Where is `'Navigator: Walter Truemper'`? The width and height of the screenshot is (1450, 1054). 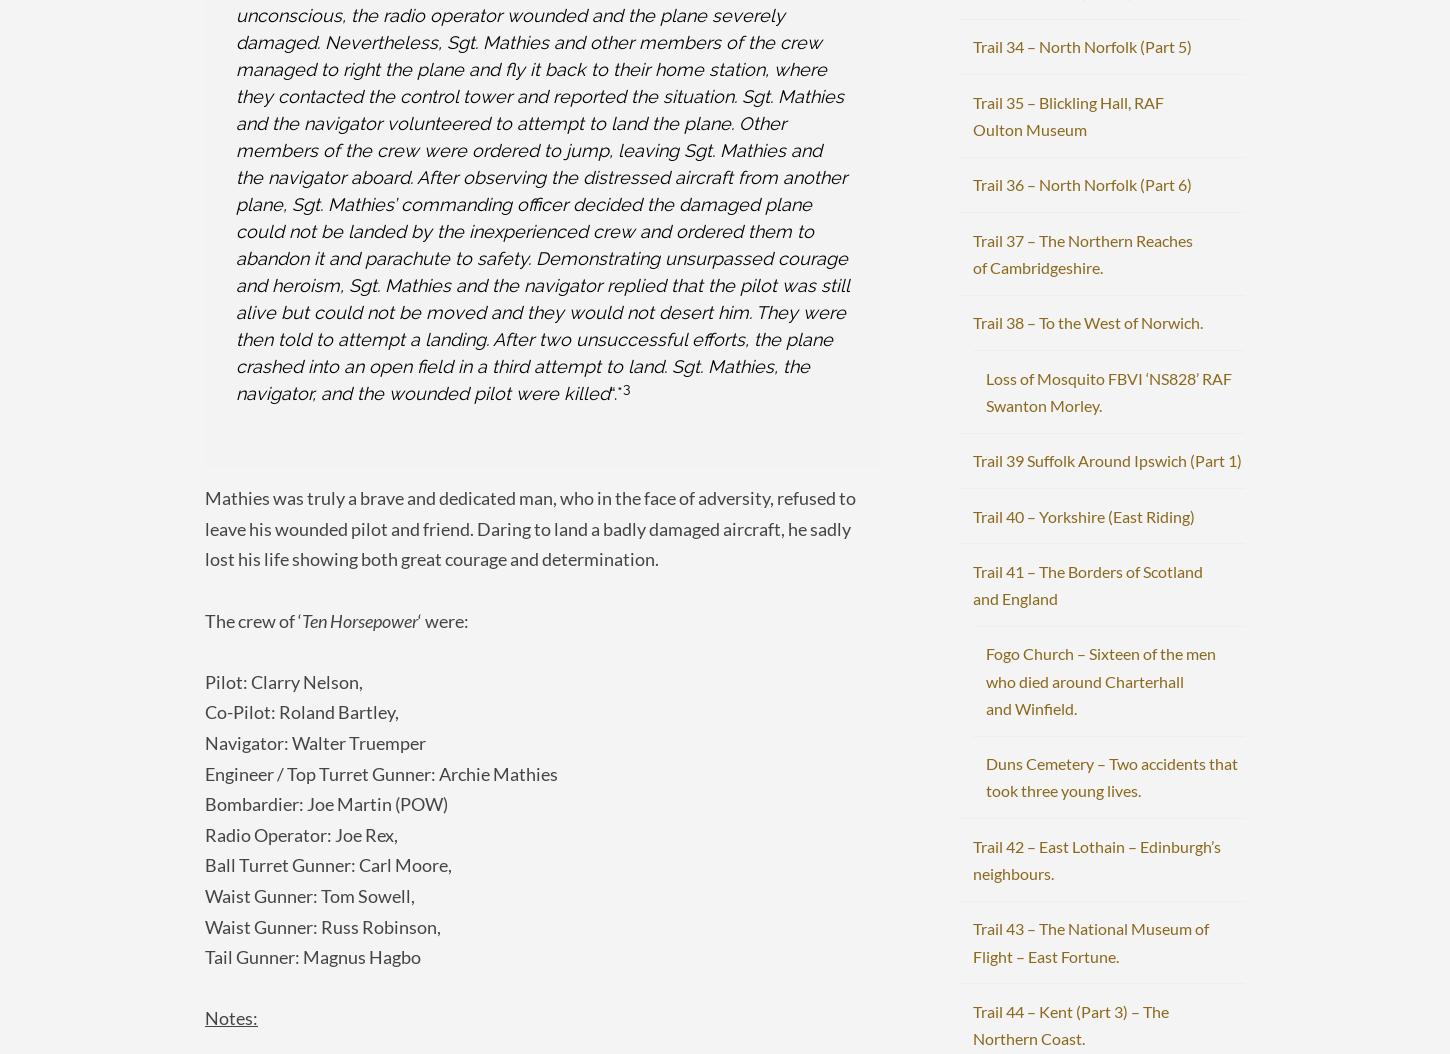 'Navigator: Walter Truemper' is located at coordinates (204, 742).